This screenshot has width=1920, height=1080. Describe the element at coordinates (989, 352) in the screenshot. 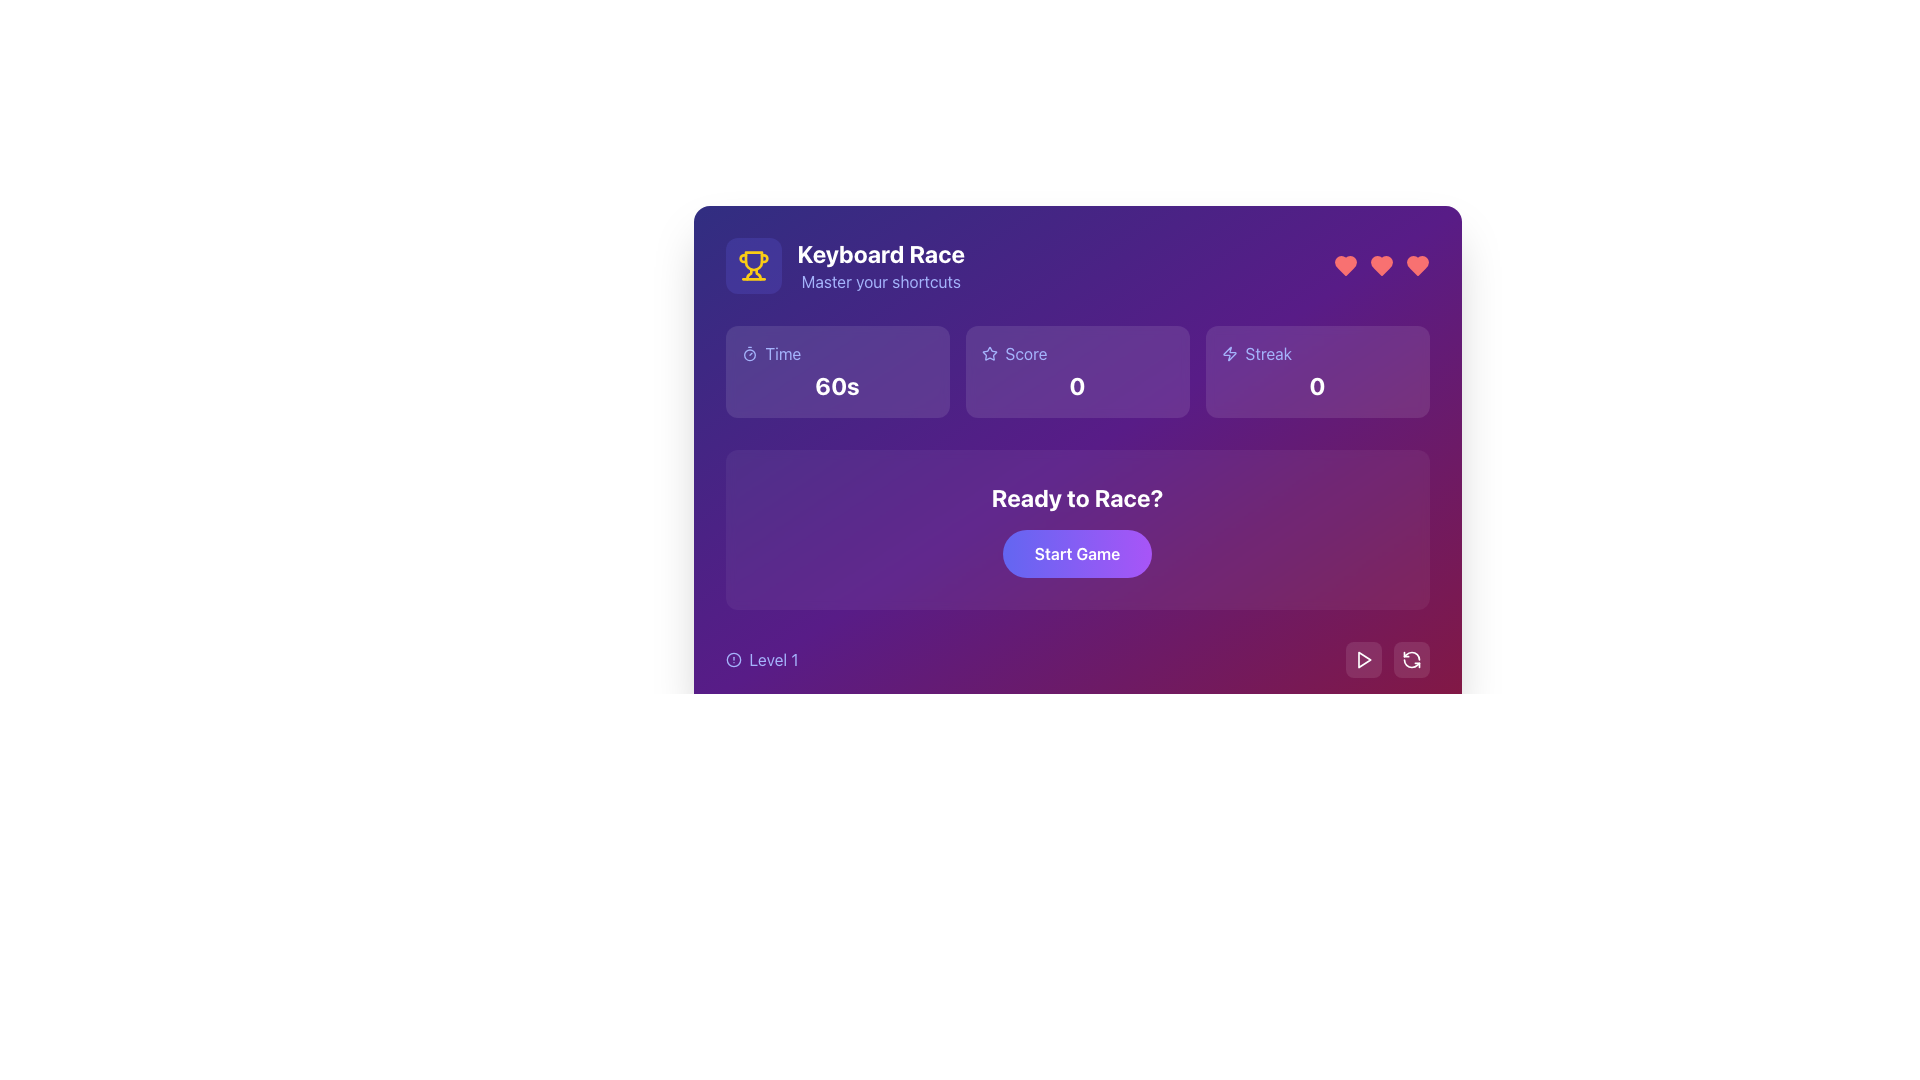

I see `the score-related icon located in the top middle of the layout, which is the central visual component of the score panel` at that location.